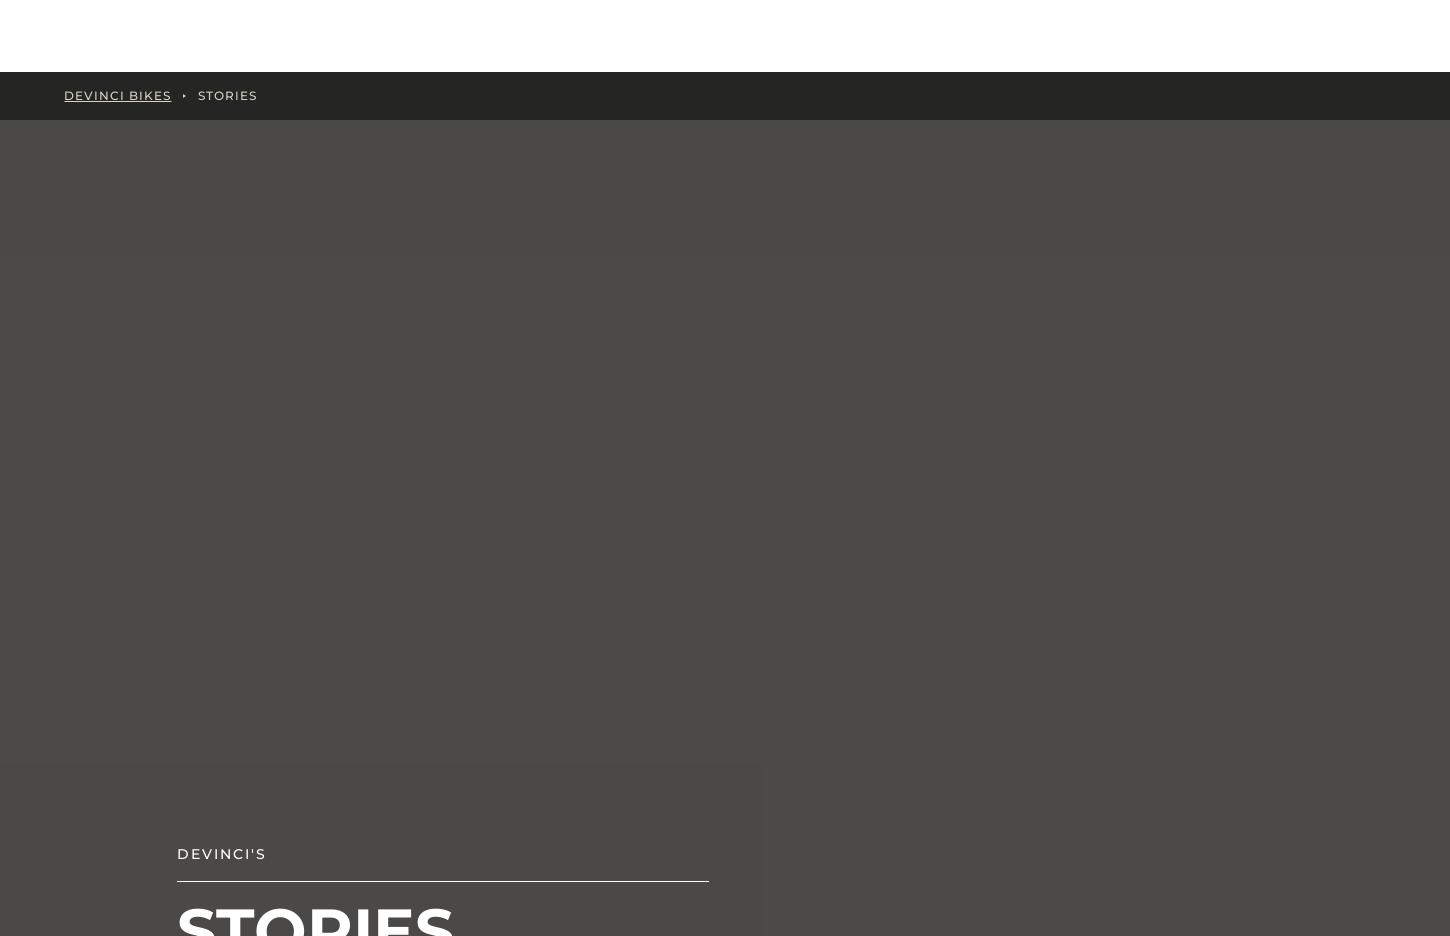 This screenshot has width=1450, height=936. What do you see at coordinates (458, 34) in the screenshot?
I see `'Inside Devinci'` at bounding box center [458, 34].